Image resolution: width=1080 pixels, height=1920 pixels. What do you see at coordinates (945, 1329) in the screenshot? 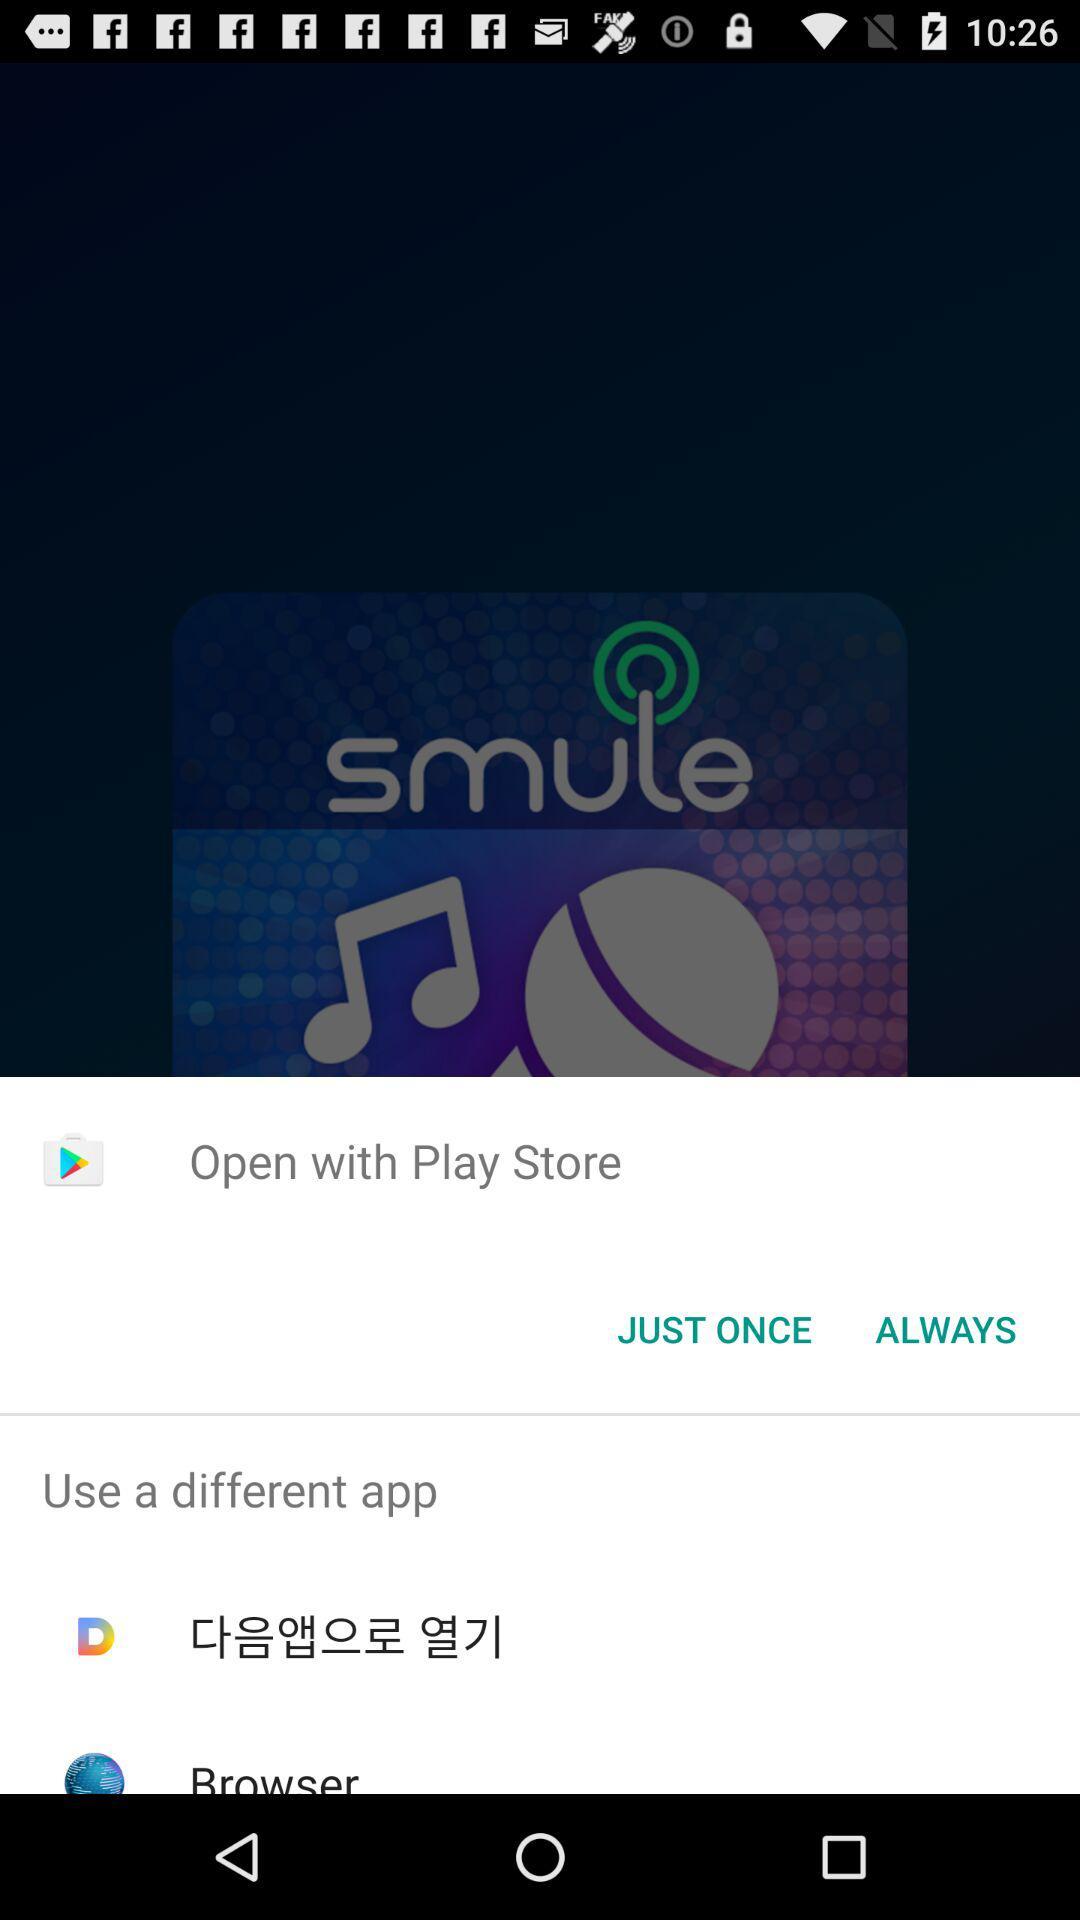
I see `the always item` at bounding box center [945, 1329].